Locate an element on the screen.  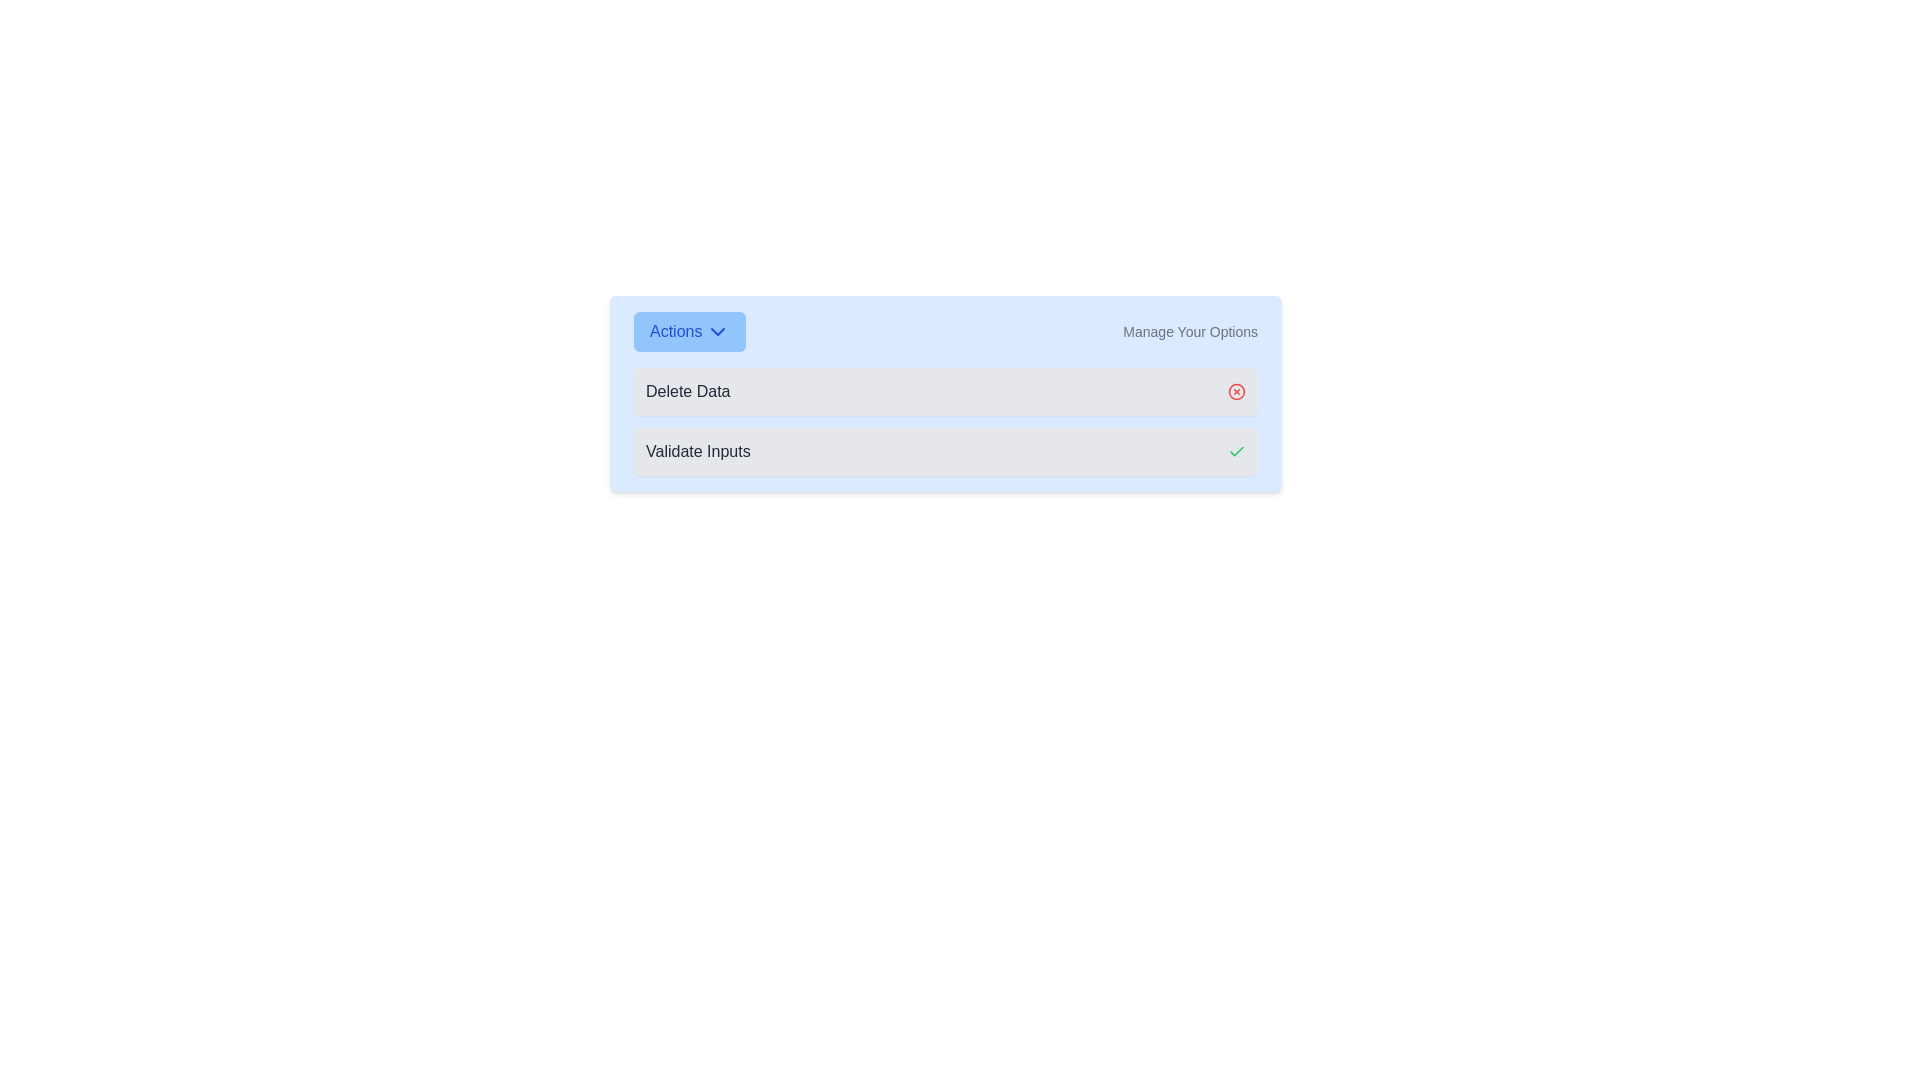
the checkmark symbol within the 'Validate Inputs' section to confirm or complete the action is located at coordinates (1236, 451).